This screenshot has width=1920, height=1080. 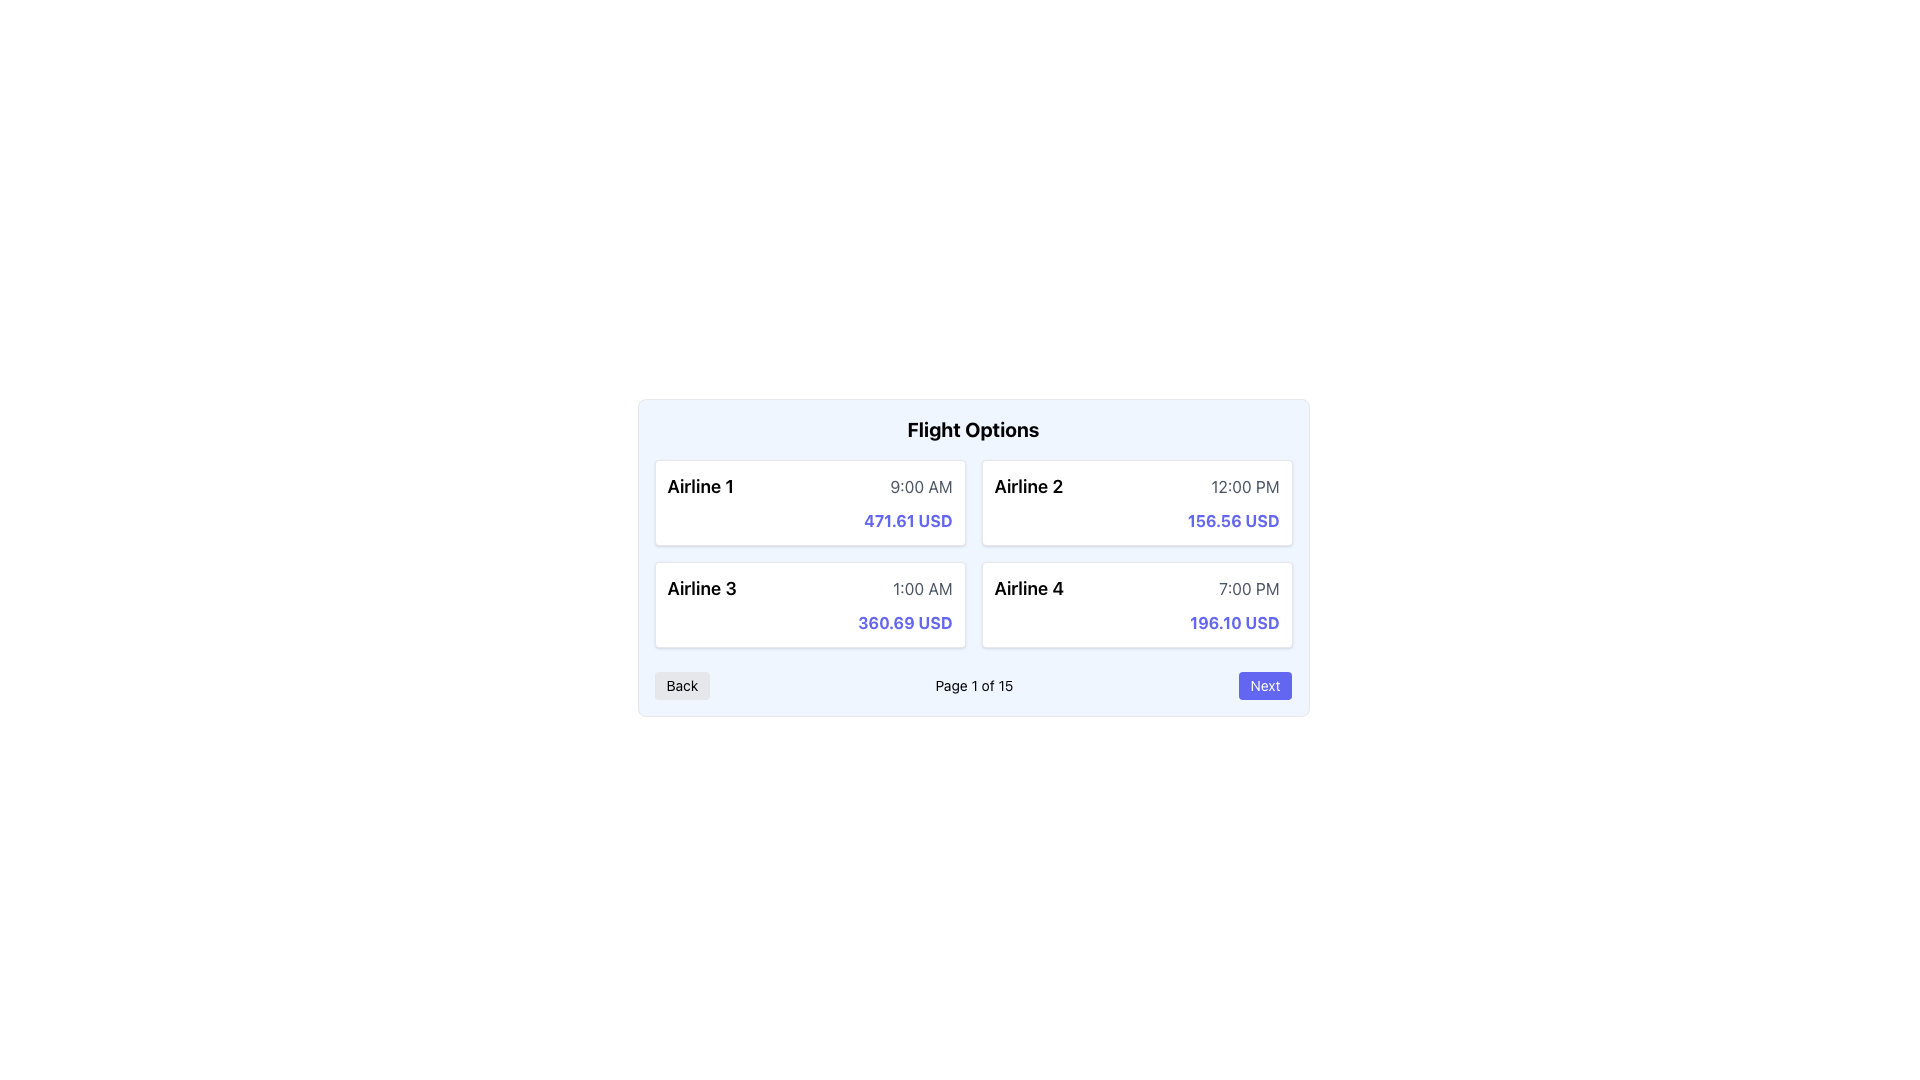 What do you see at coordinates (700, 486) in the screenshot?
I see `the static text label displaying 'Airline 1', which is part of a card layout in the top-left cell of a grid containing airline options` at bounding box center [700, 486].